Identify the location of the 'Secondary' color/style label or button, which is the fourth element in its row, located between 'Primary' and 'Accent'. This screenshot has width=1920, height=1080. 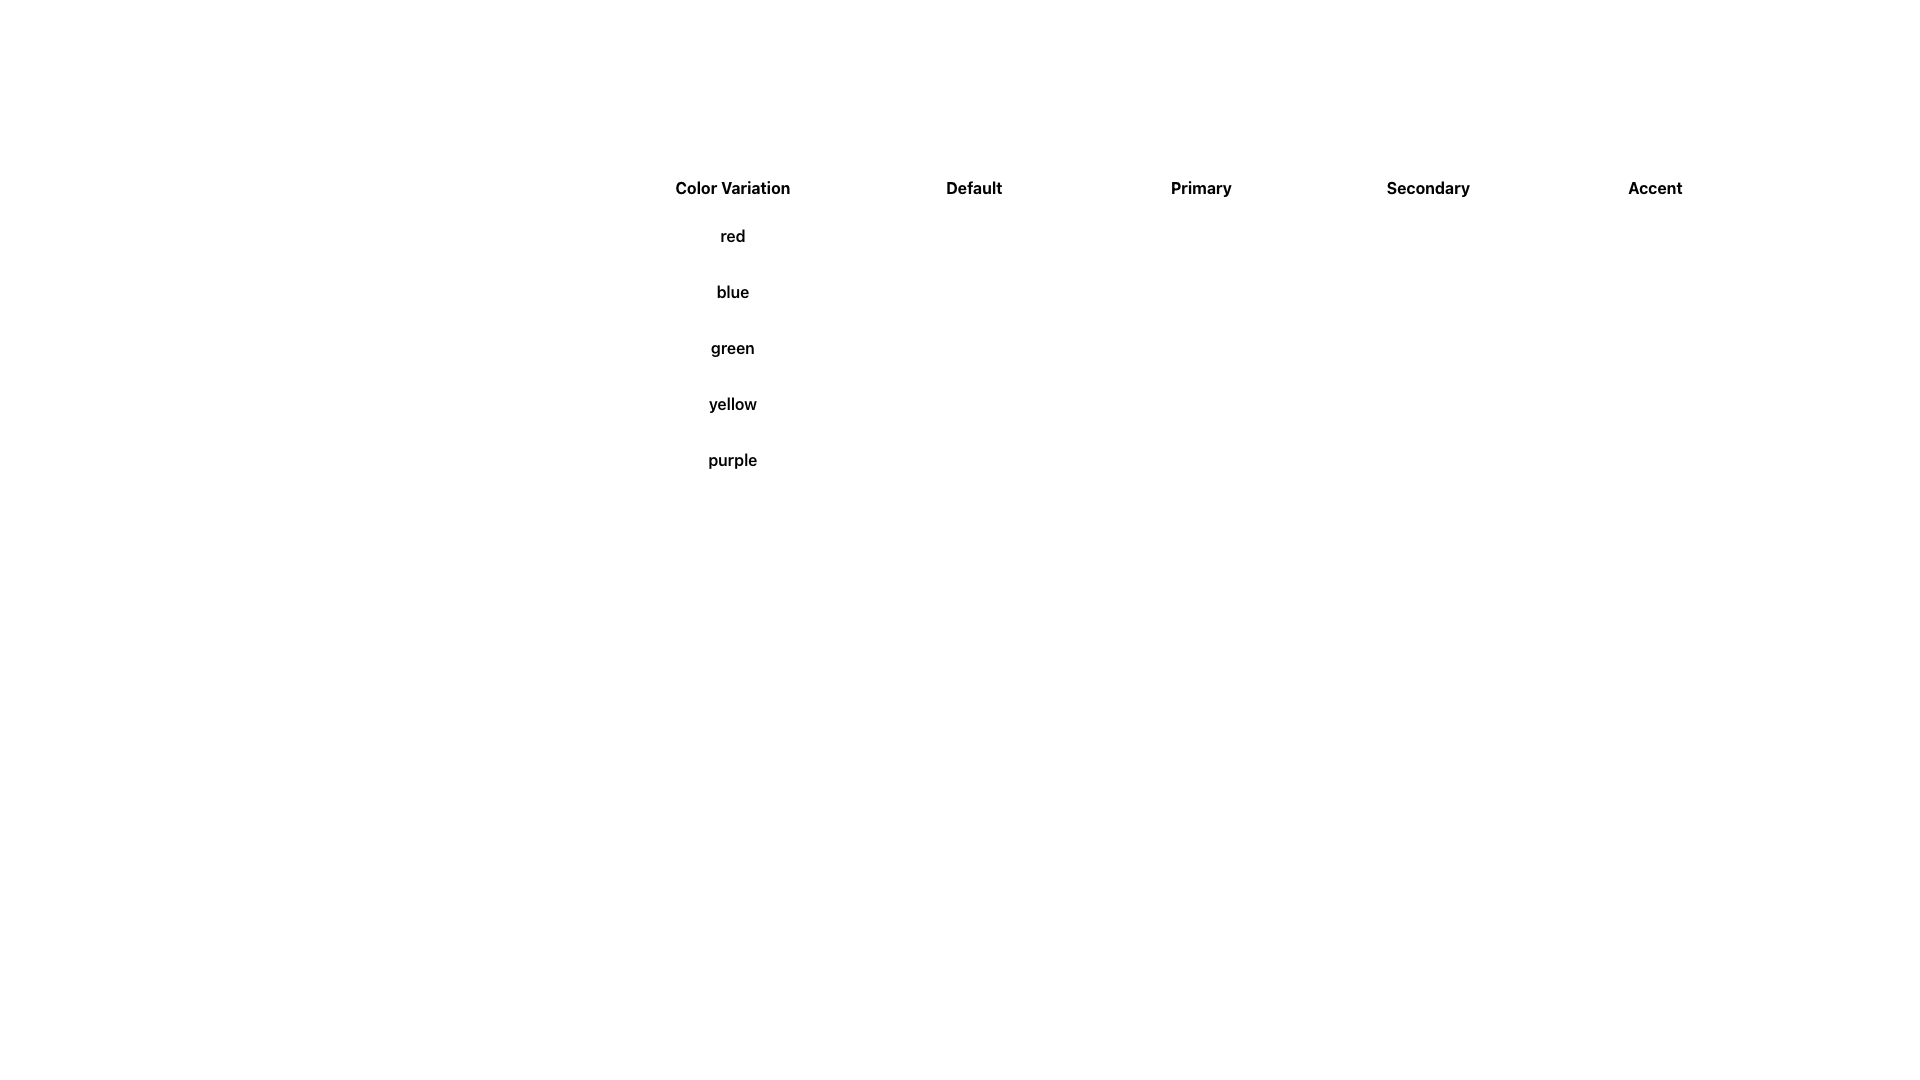
(1427, 188).